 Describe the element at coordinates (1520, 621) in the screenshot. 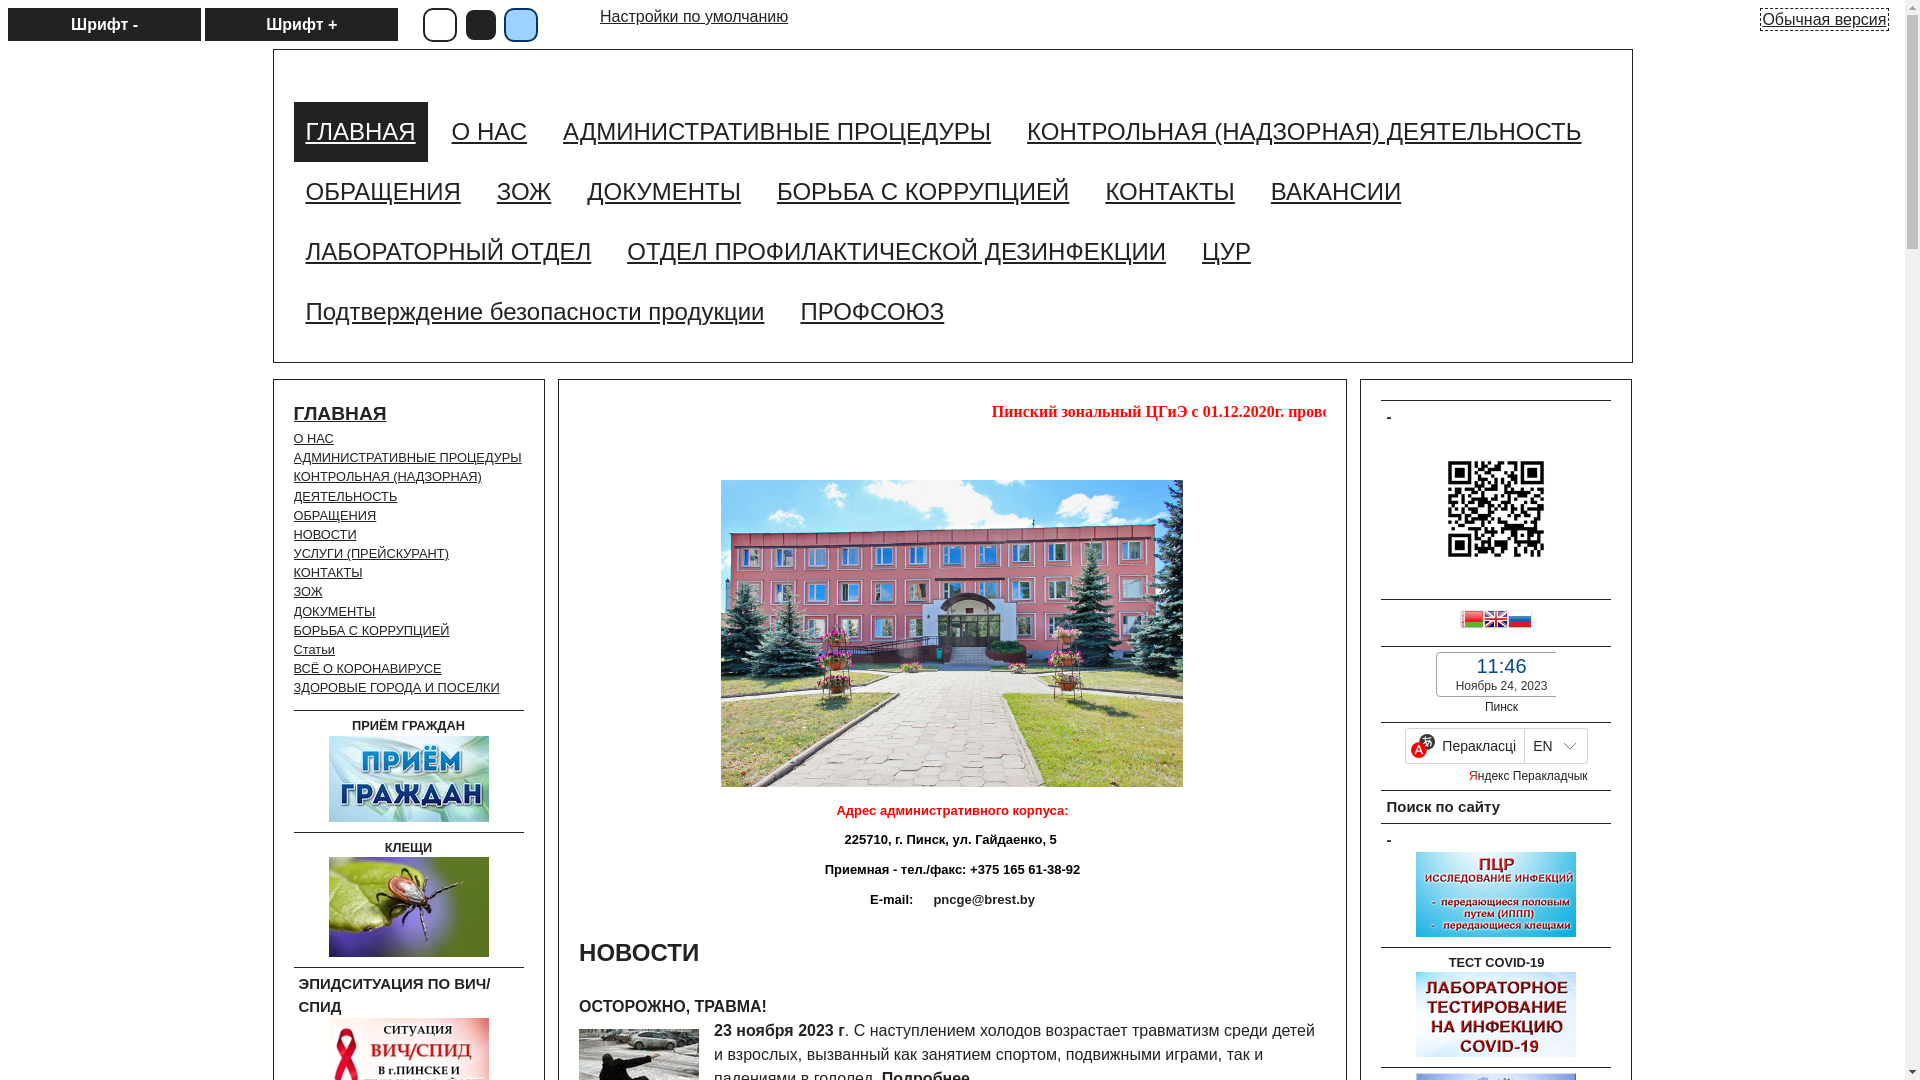

I see `'Russian'` at that location.